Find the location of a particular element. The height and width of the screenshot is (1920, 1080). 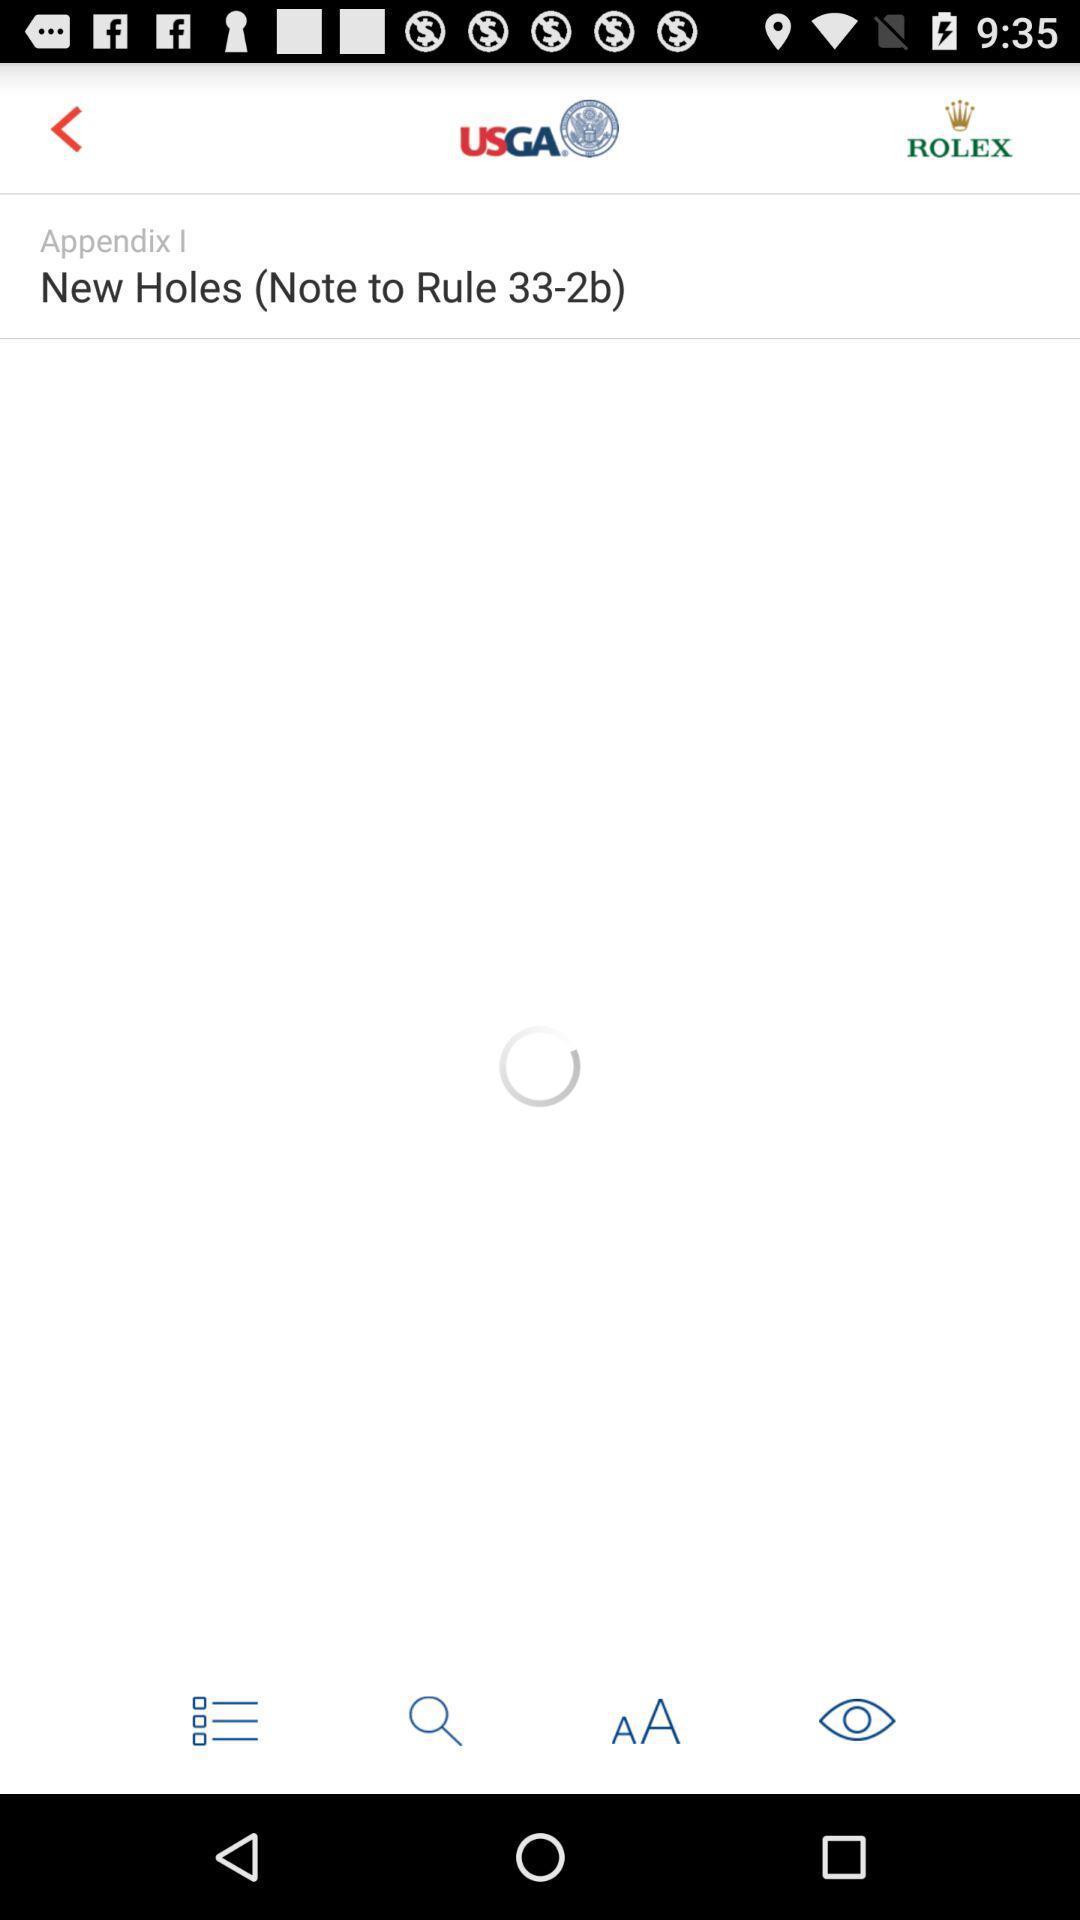

the sliders icon is located at coordinates (540, 136).